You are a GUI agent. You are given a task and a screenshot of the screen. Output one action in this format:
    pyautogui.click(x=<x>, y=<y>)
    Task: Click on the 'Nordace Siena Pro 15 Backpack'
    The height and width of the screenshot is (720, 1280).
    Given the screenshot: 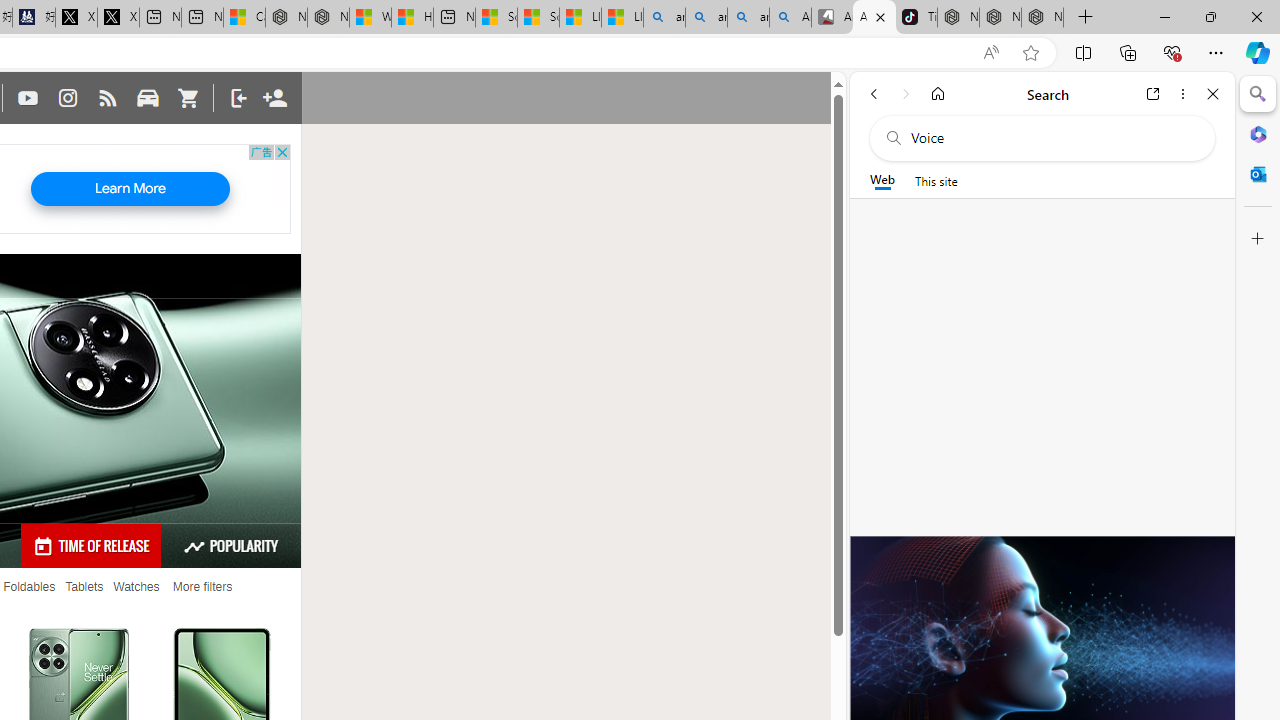 What is the action you would take?
    pyautogui.click(x=1000, y=17)
    